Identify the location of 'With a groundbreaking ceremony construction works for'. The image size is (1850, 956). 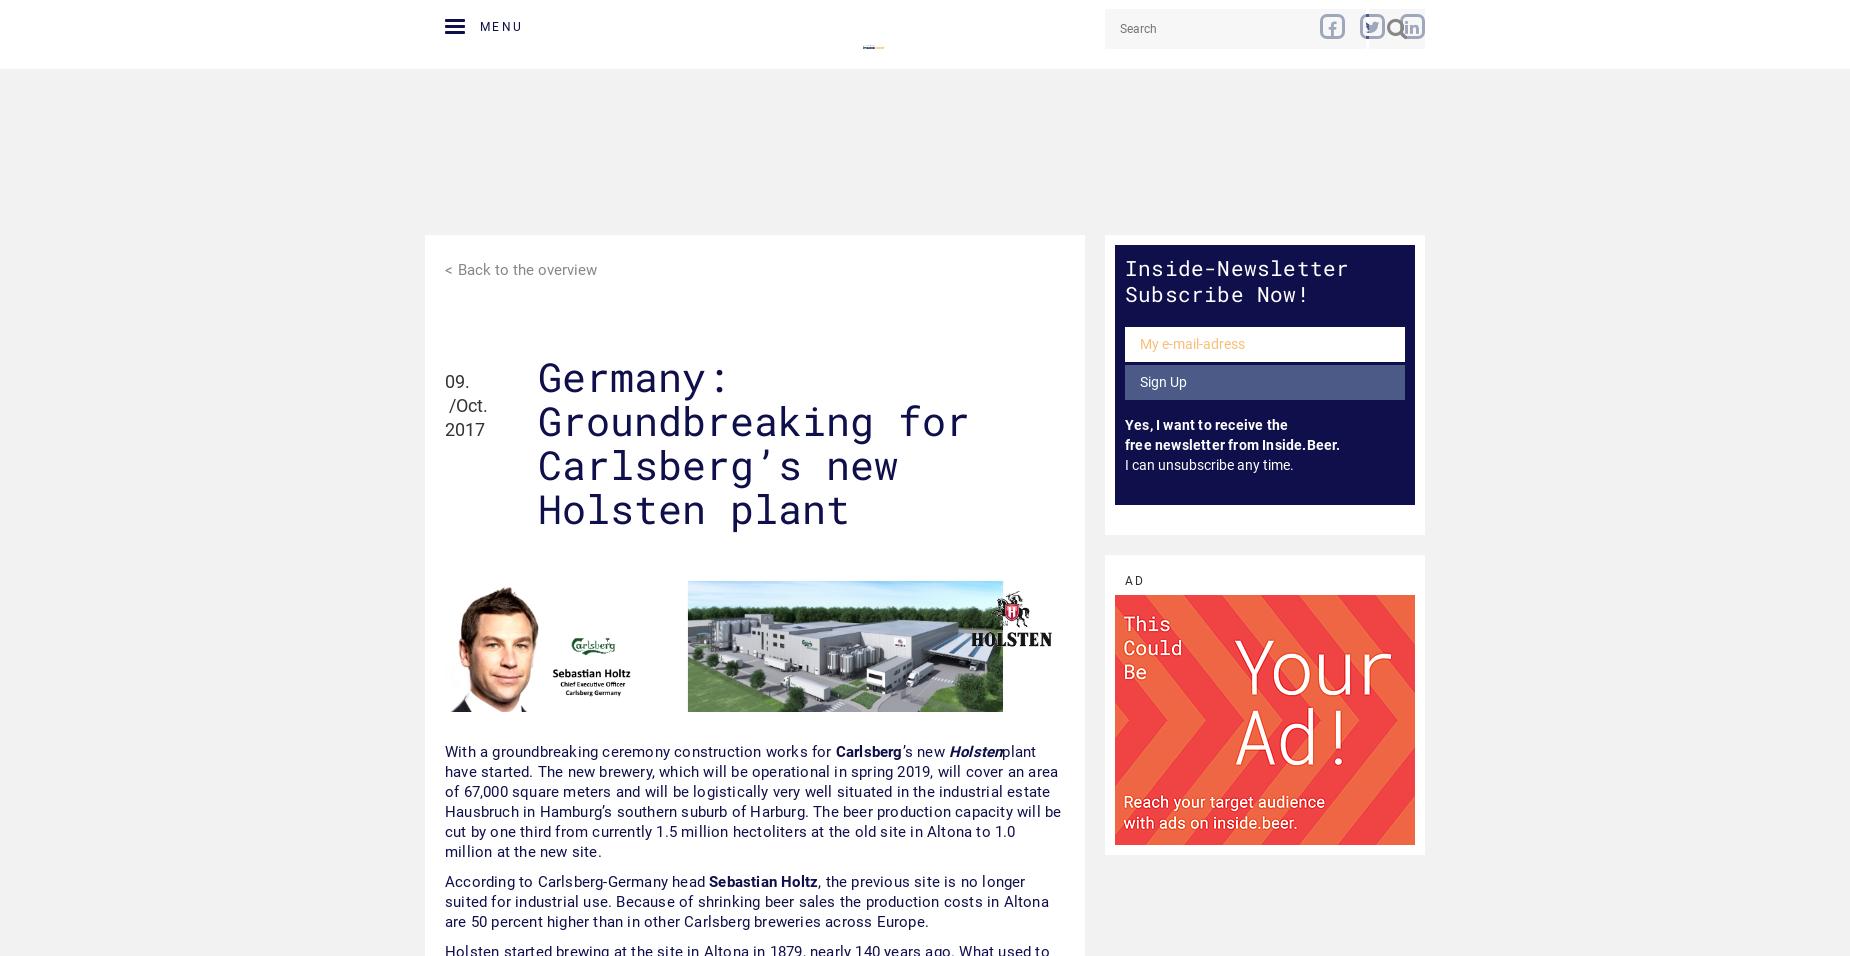
(639, 750).